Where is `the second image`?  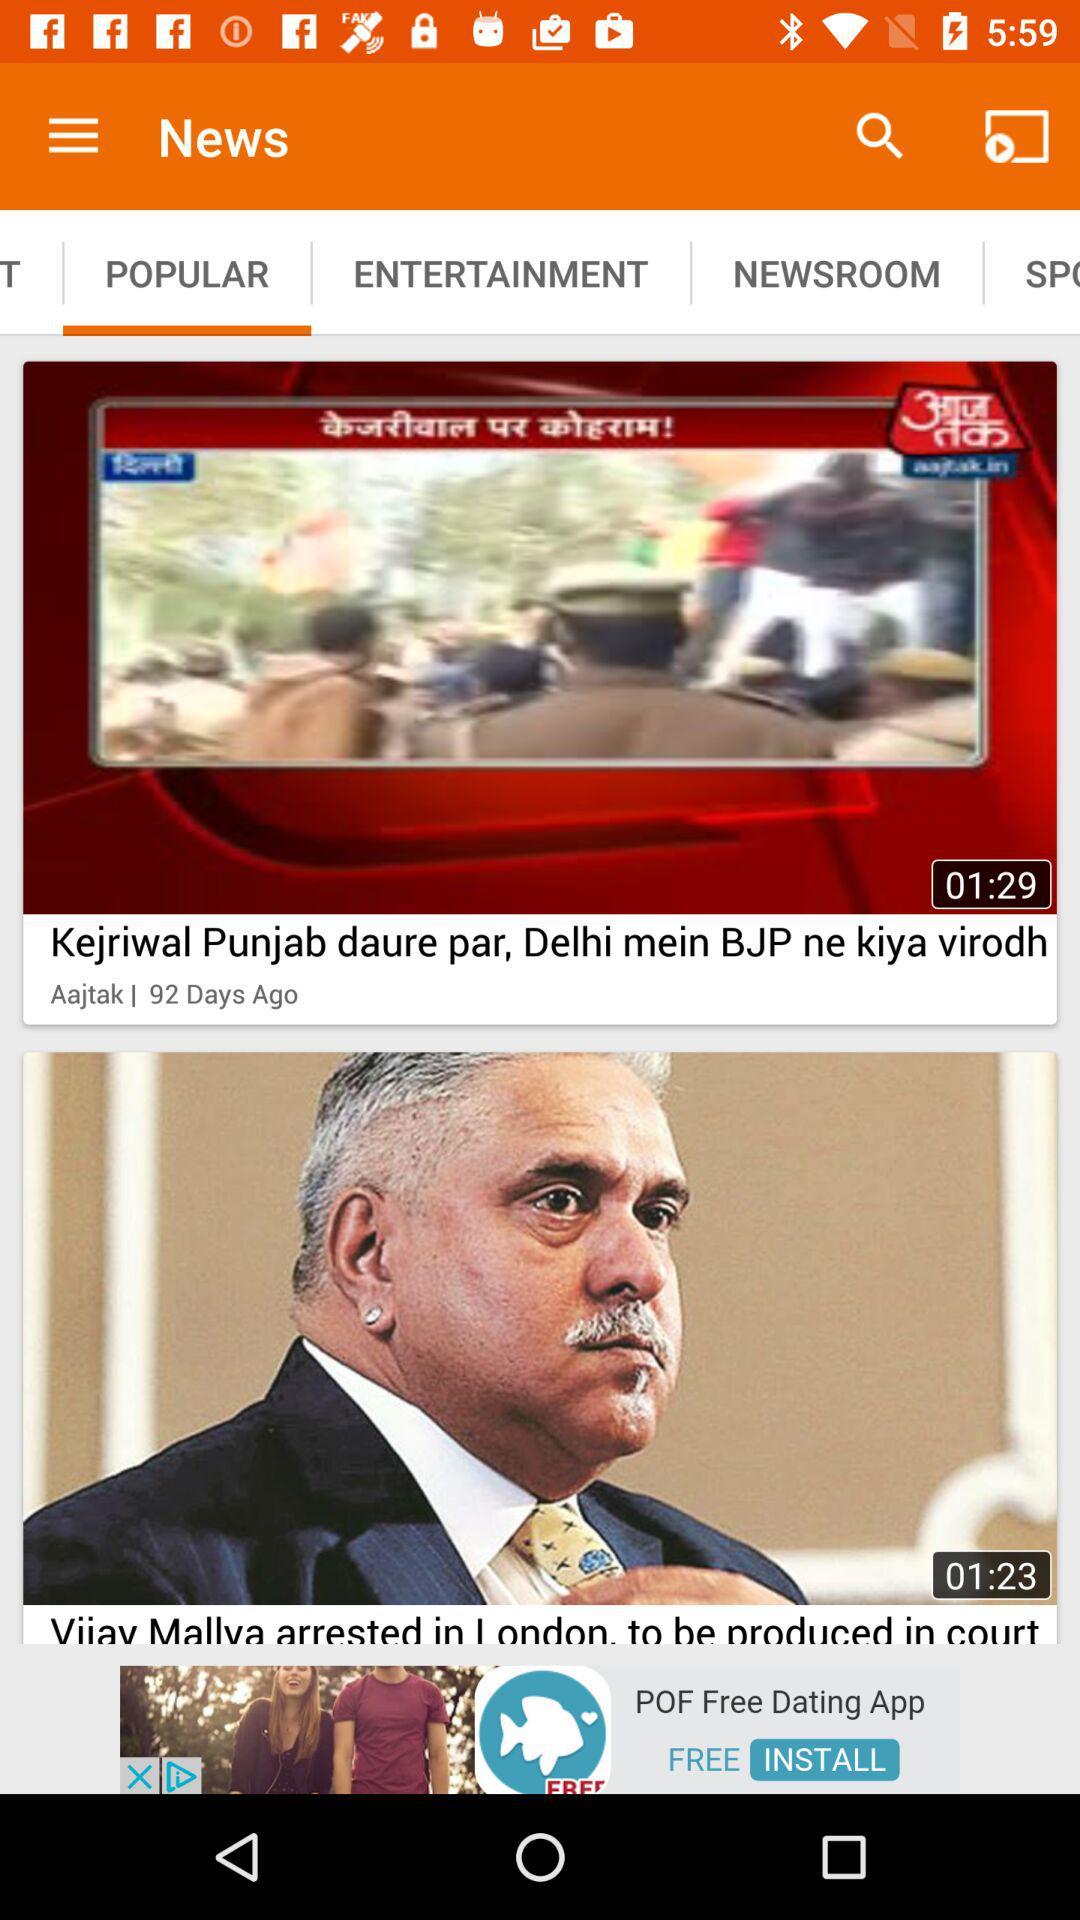
the second image is located at coordinates (540, 1343).